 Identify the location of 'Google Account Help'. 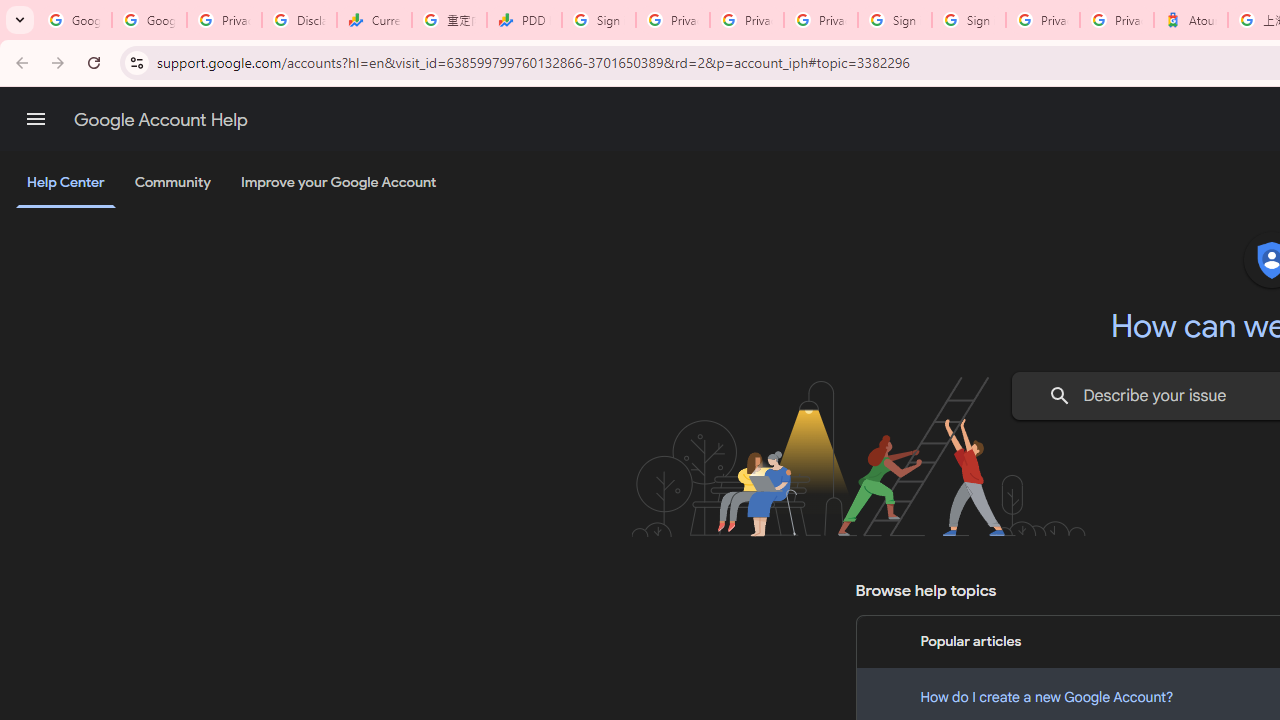
(160, 119).